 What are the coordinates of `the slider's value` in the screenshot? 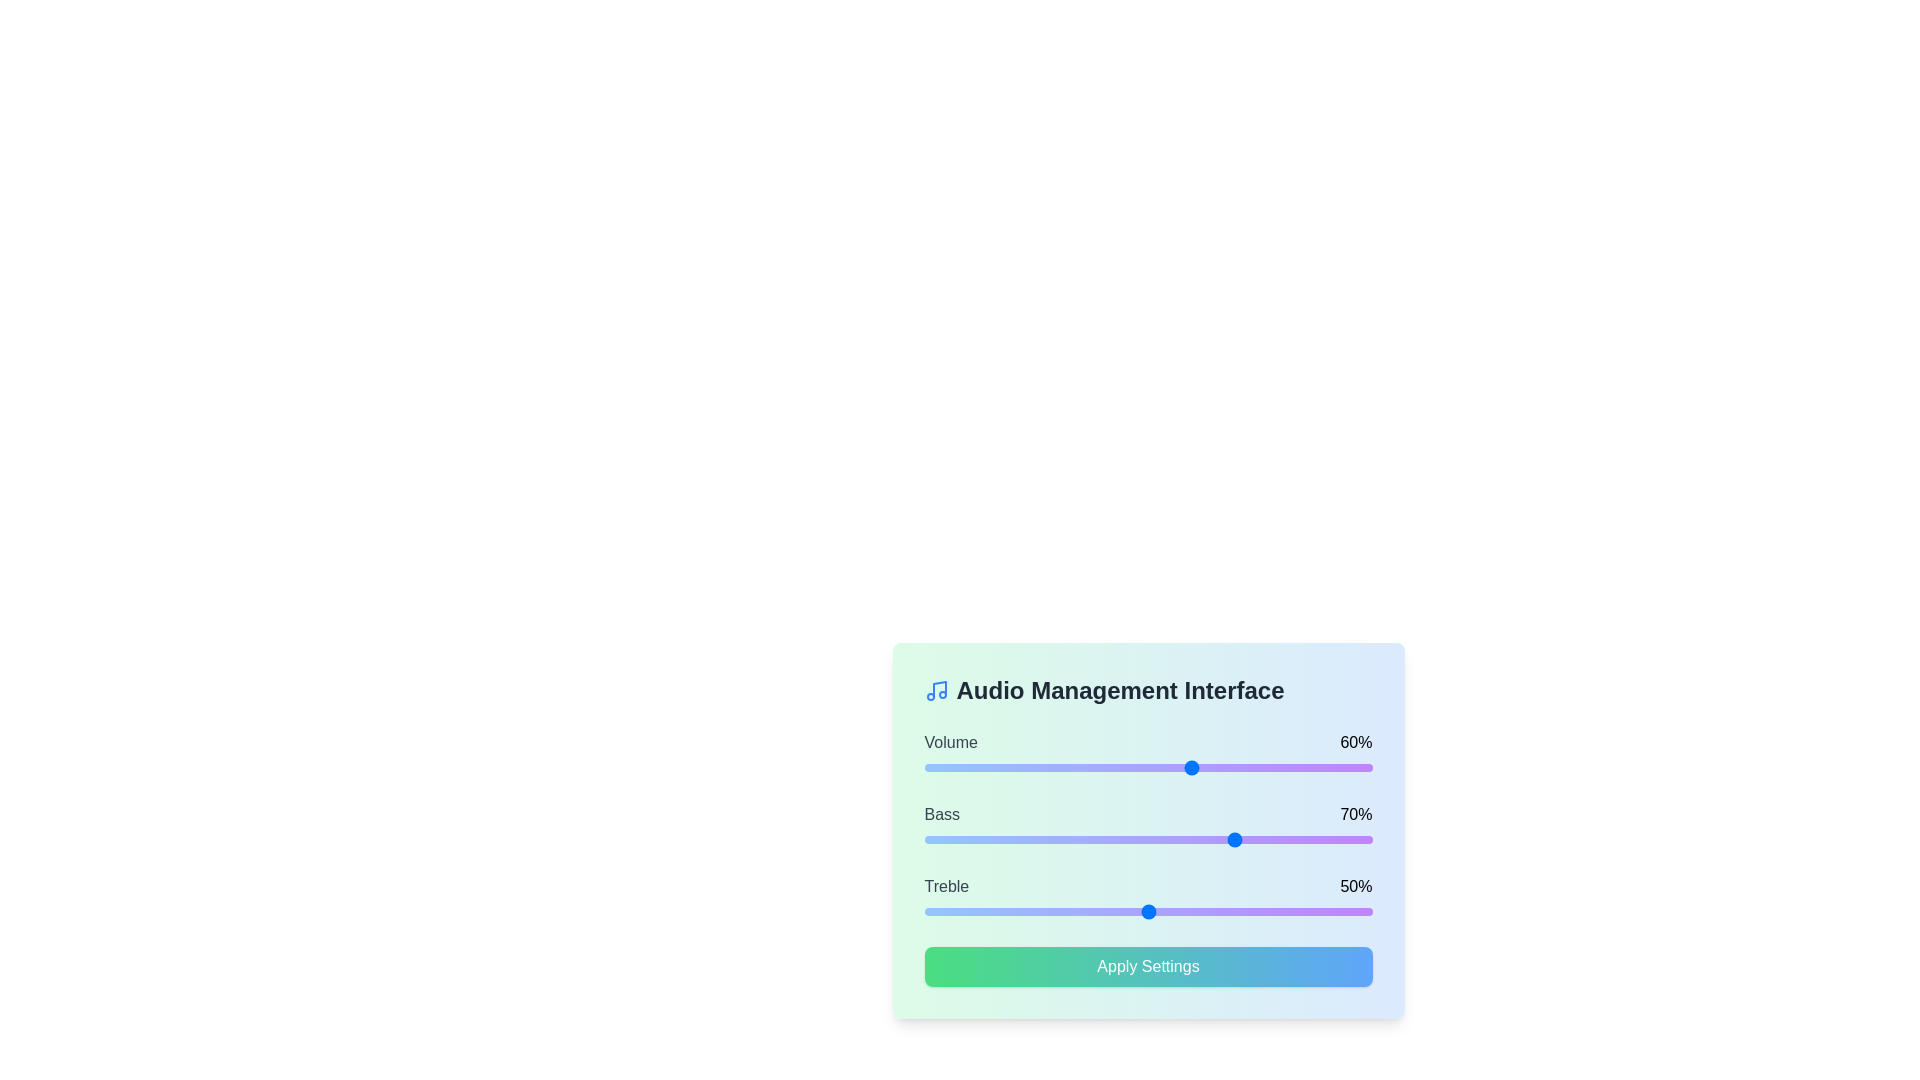 It's located at (1000, 766).